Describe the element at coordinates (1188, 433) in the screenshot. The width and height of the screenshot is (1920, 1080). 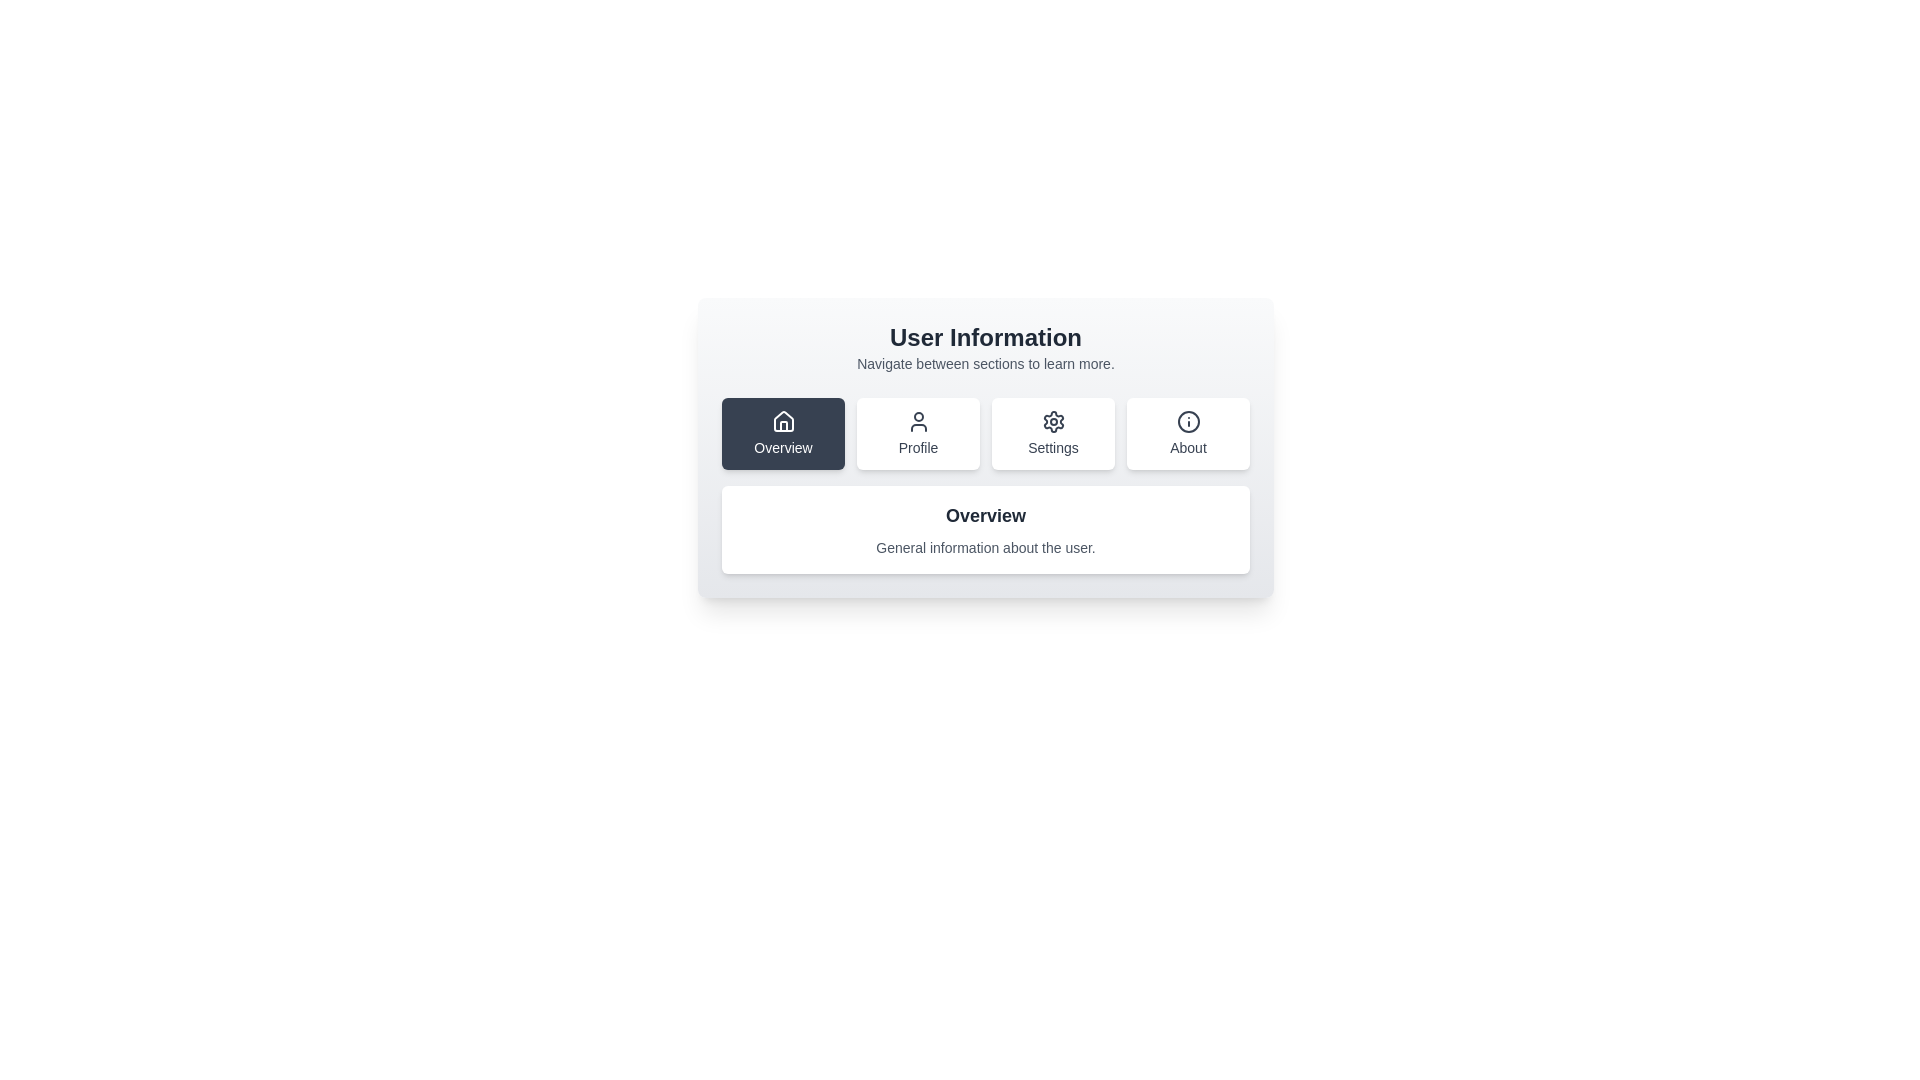
I see `the navigation button located in the fourth column of the button grid` at that location.